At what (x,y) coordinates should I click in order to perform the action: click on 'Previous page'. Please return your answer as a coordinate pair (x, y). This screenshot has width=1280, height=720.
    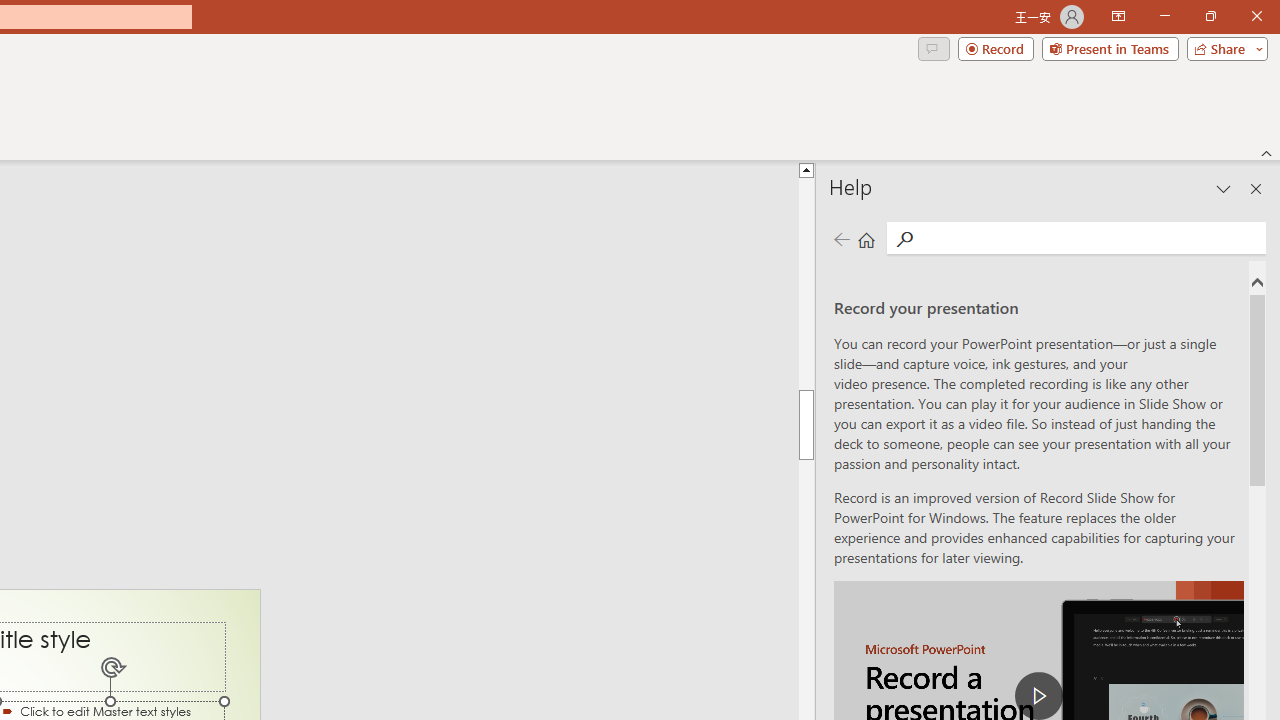
    Looking at the image, I should click on (841, 238).